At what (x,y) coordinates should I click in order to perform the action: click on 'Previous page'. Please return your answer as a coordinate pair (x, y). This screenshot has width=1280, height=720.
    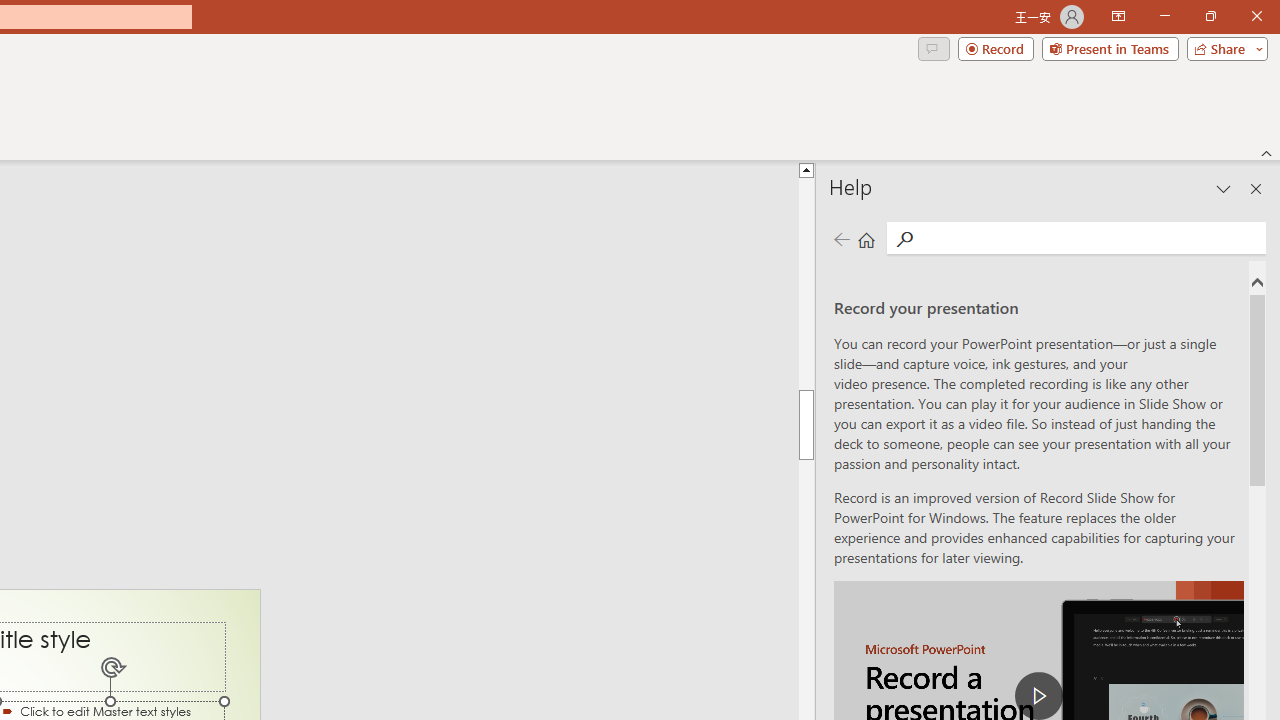
    Looking at the image, I should click on (841, 238).